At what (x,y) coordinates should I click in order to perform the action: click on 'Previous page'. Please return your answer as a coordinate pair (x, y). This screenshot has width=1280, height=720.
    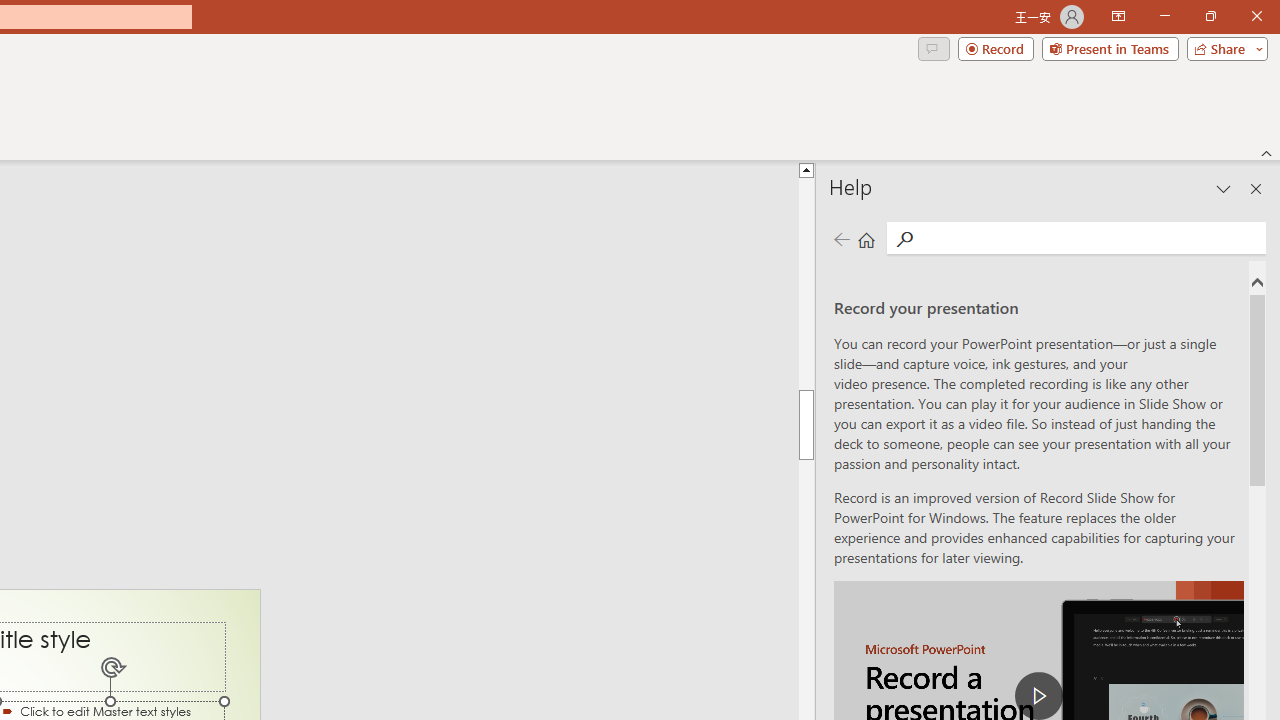
    Looking at the image, I should click on (841, 238).